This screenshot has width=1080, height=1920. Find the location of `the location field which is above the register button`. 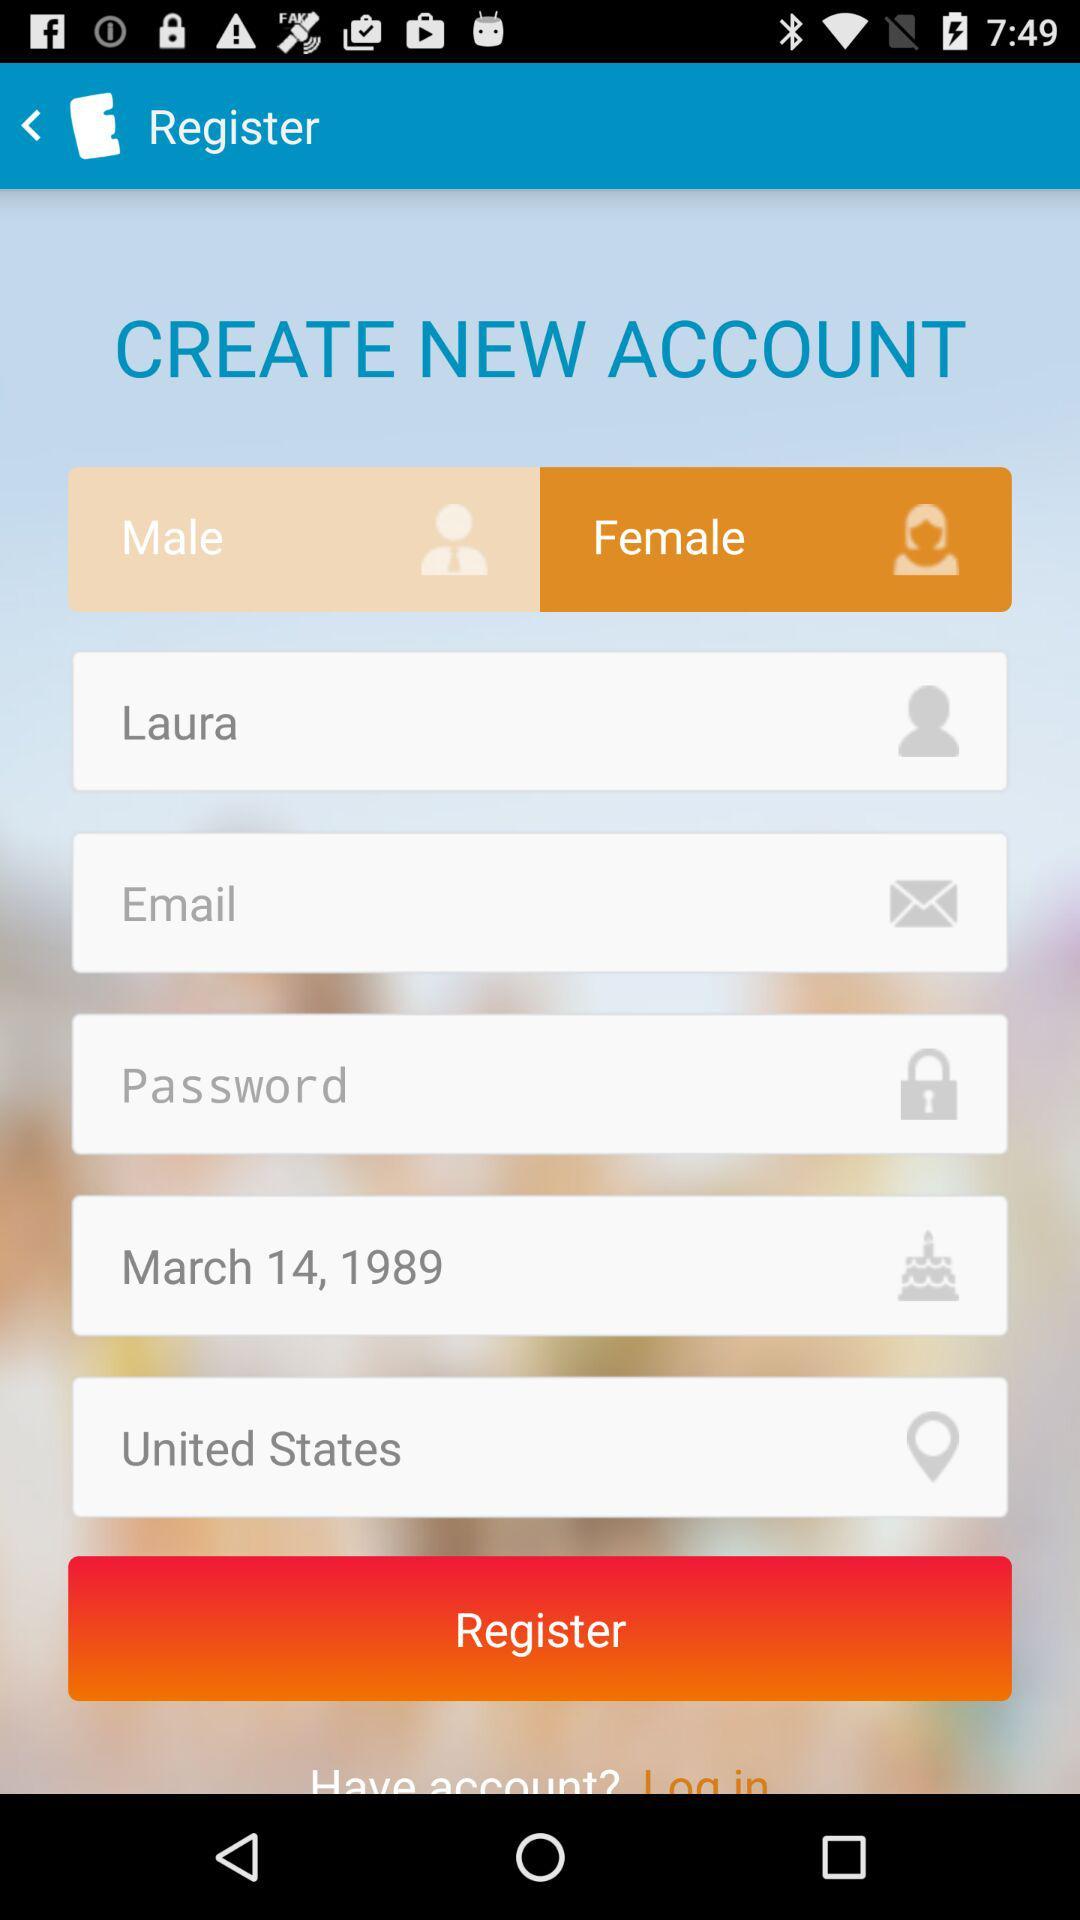

the location field which is above the register button is located at coordinates (540, 1447).